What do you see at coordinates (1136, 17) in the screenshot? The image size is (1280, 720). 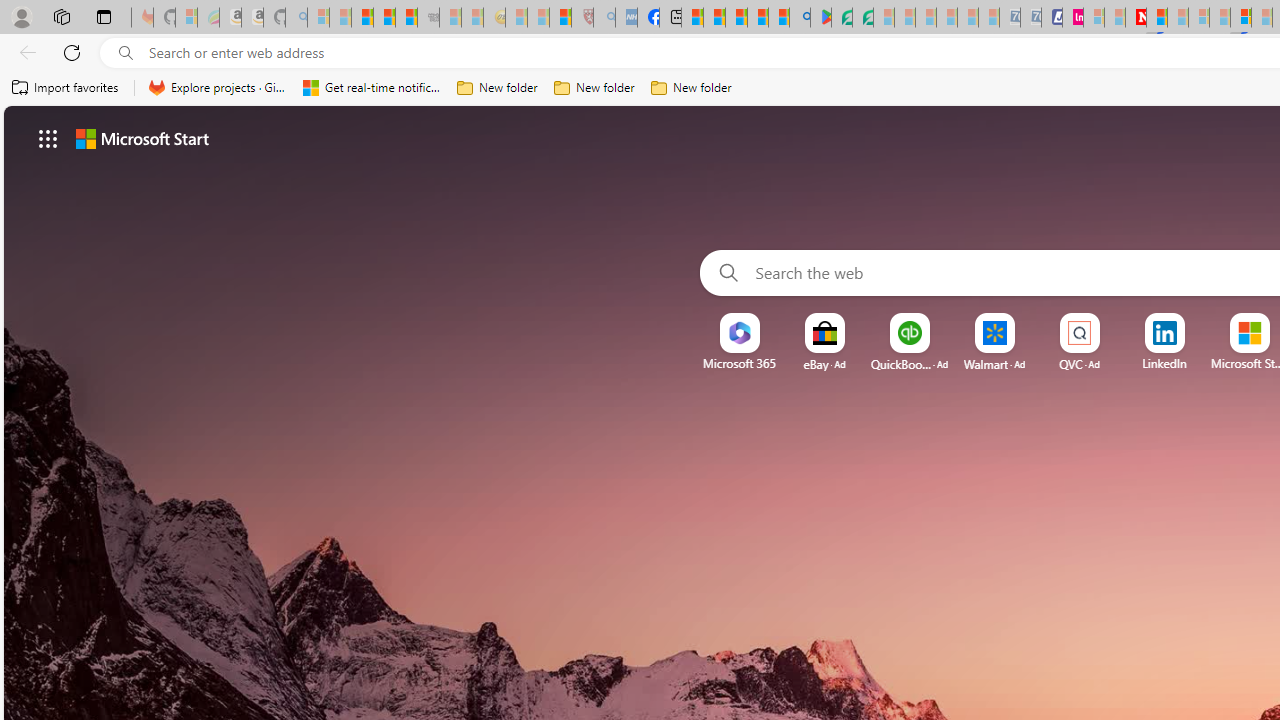 I see `'Latest Politics News & Archive | Newsweek.com'` at bounding box center [1136, 17].